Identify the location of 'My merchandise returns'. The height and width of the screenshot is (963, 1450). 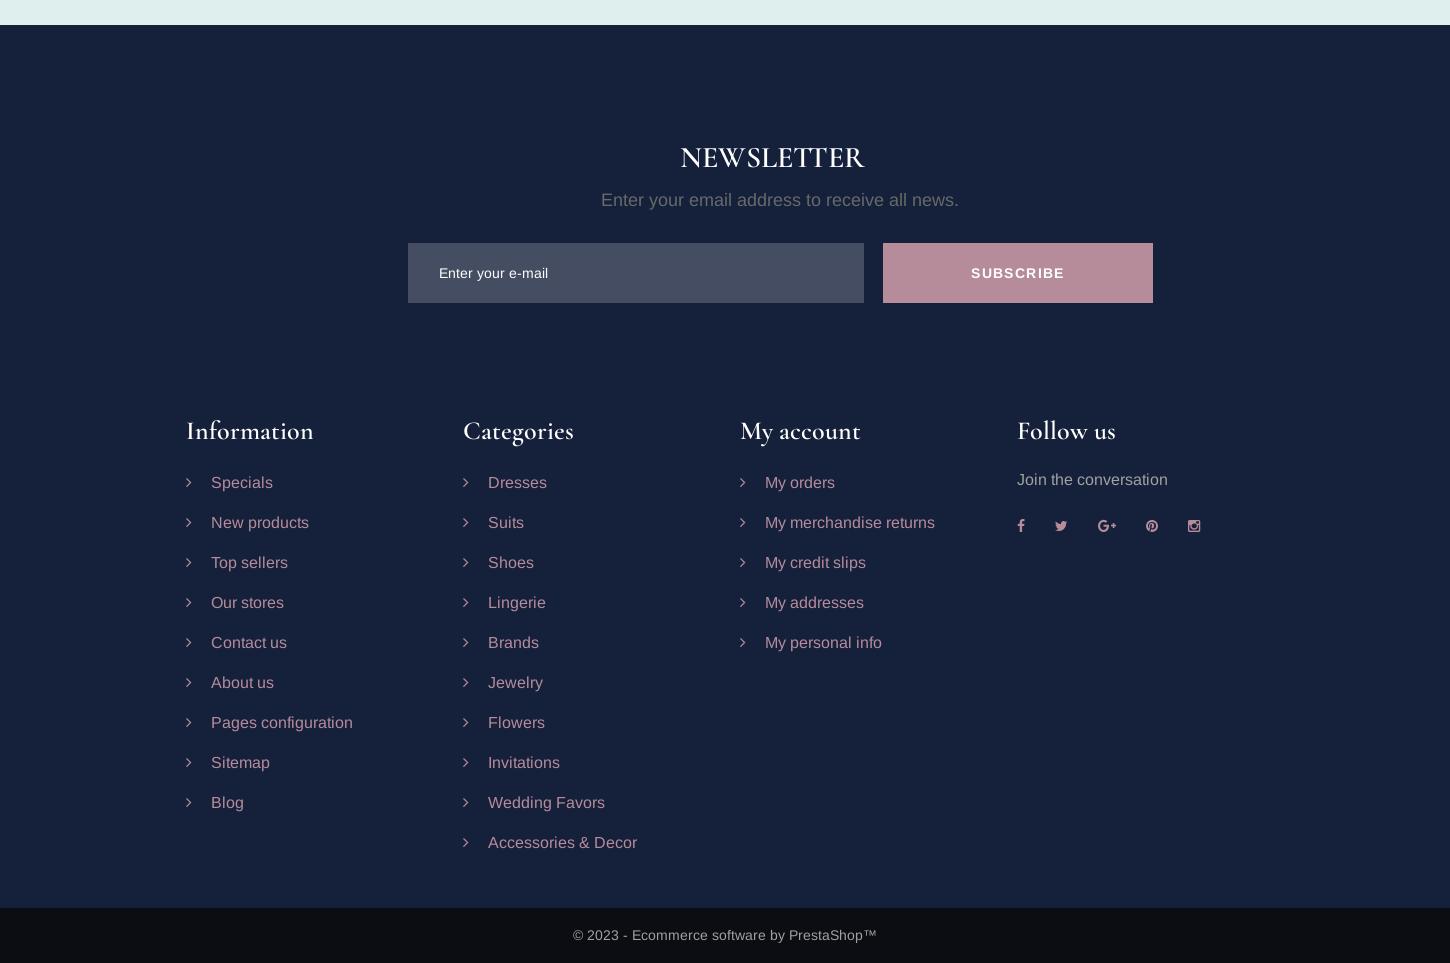
(847, 522).